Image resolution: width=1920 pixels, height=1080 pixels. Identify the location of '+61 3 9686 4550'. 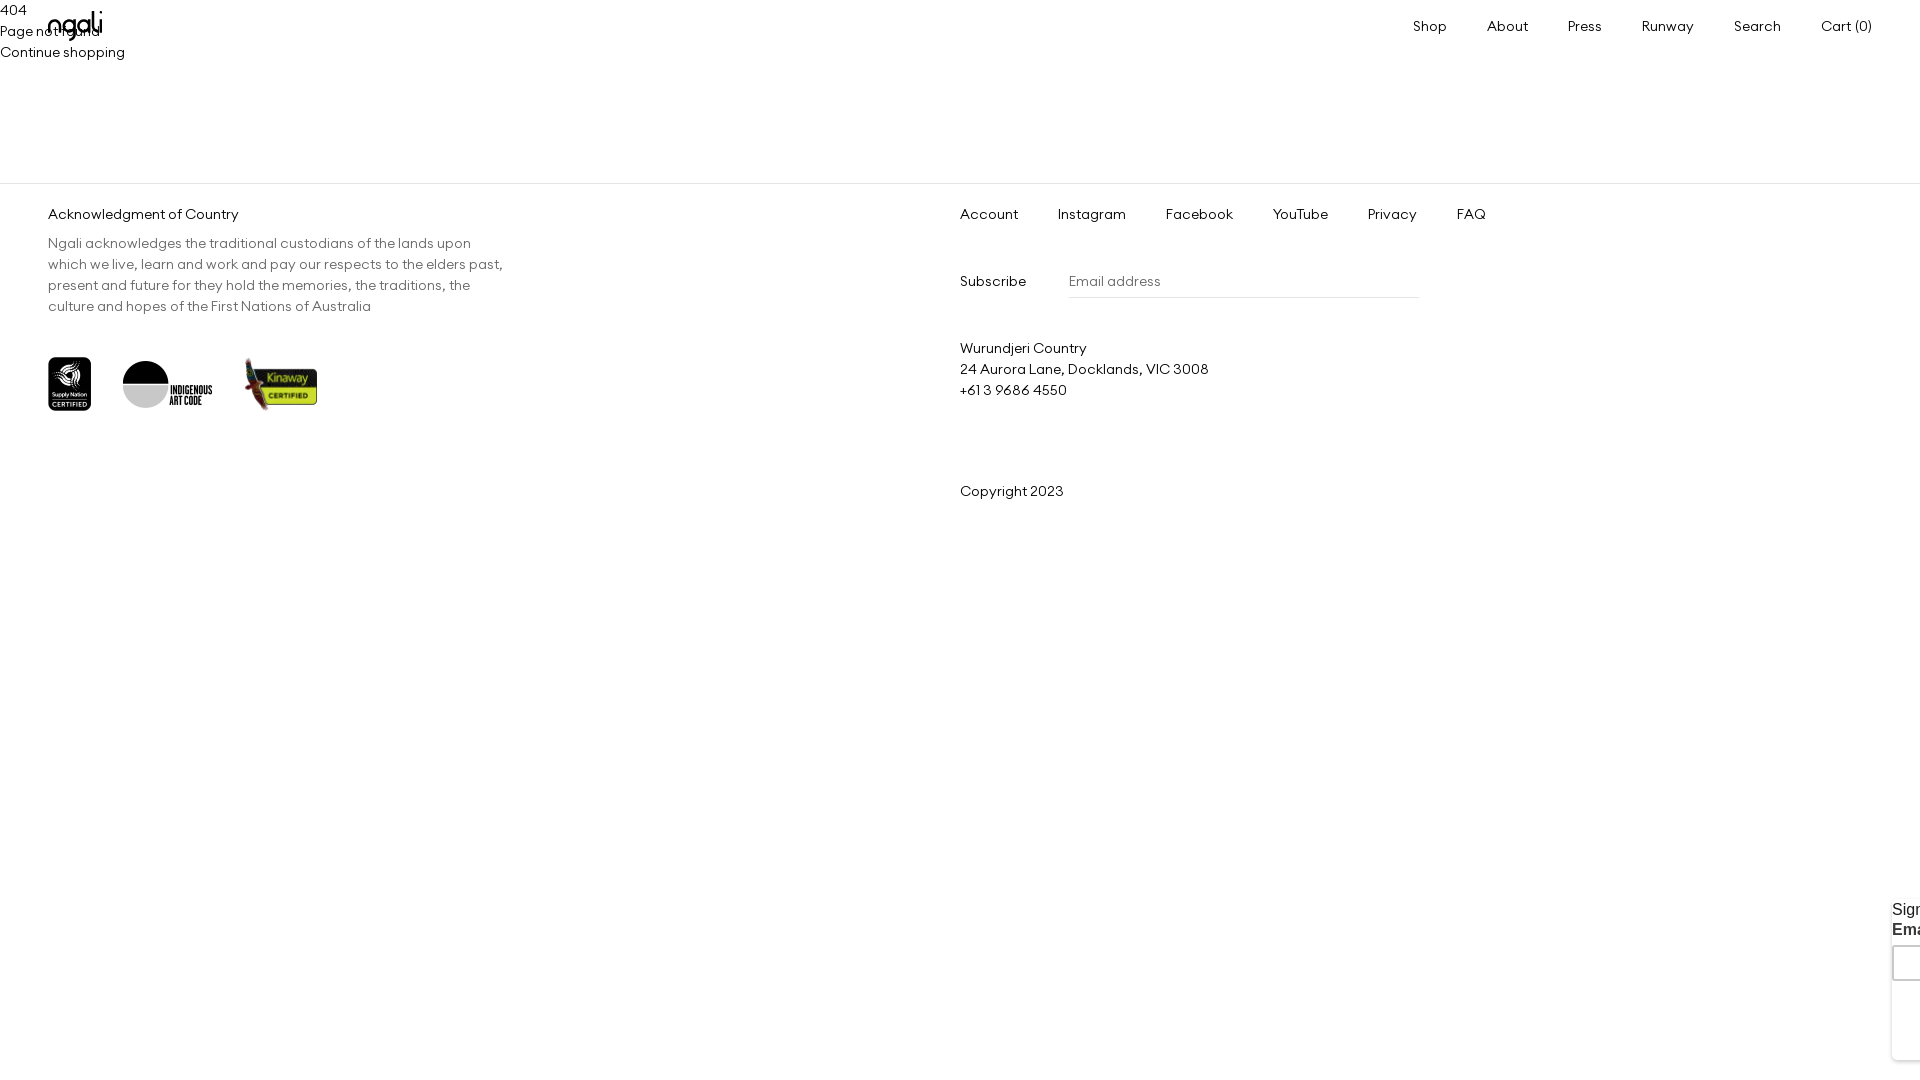
(960, 389).